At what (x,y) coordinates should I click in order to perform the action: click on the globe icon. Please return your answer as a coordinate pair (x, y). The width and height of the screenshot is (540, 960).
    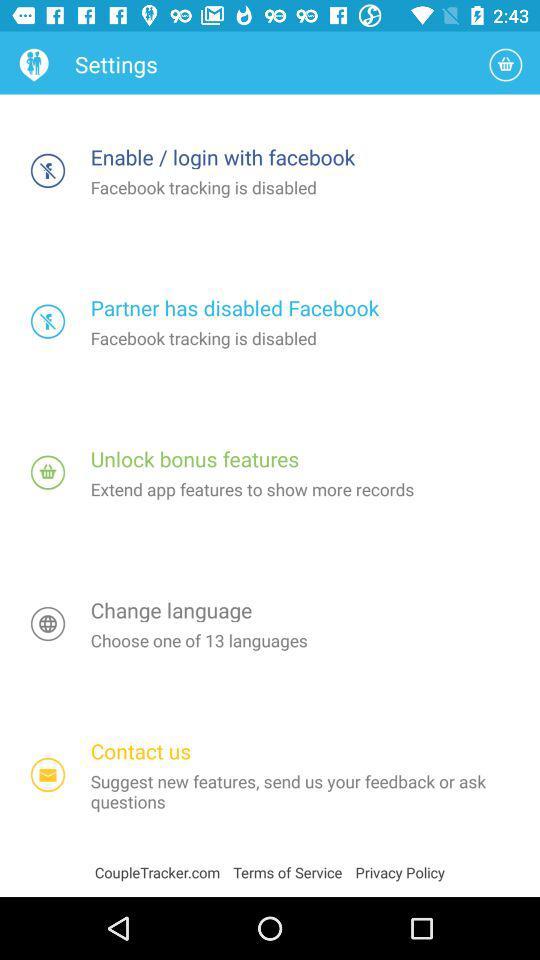
    Looking at the image, I should click on (48, 623).